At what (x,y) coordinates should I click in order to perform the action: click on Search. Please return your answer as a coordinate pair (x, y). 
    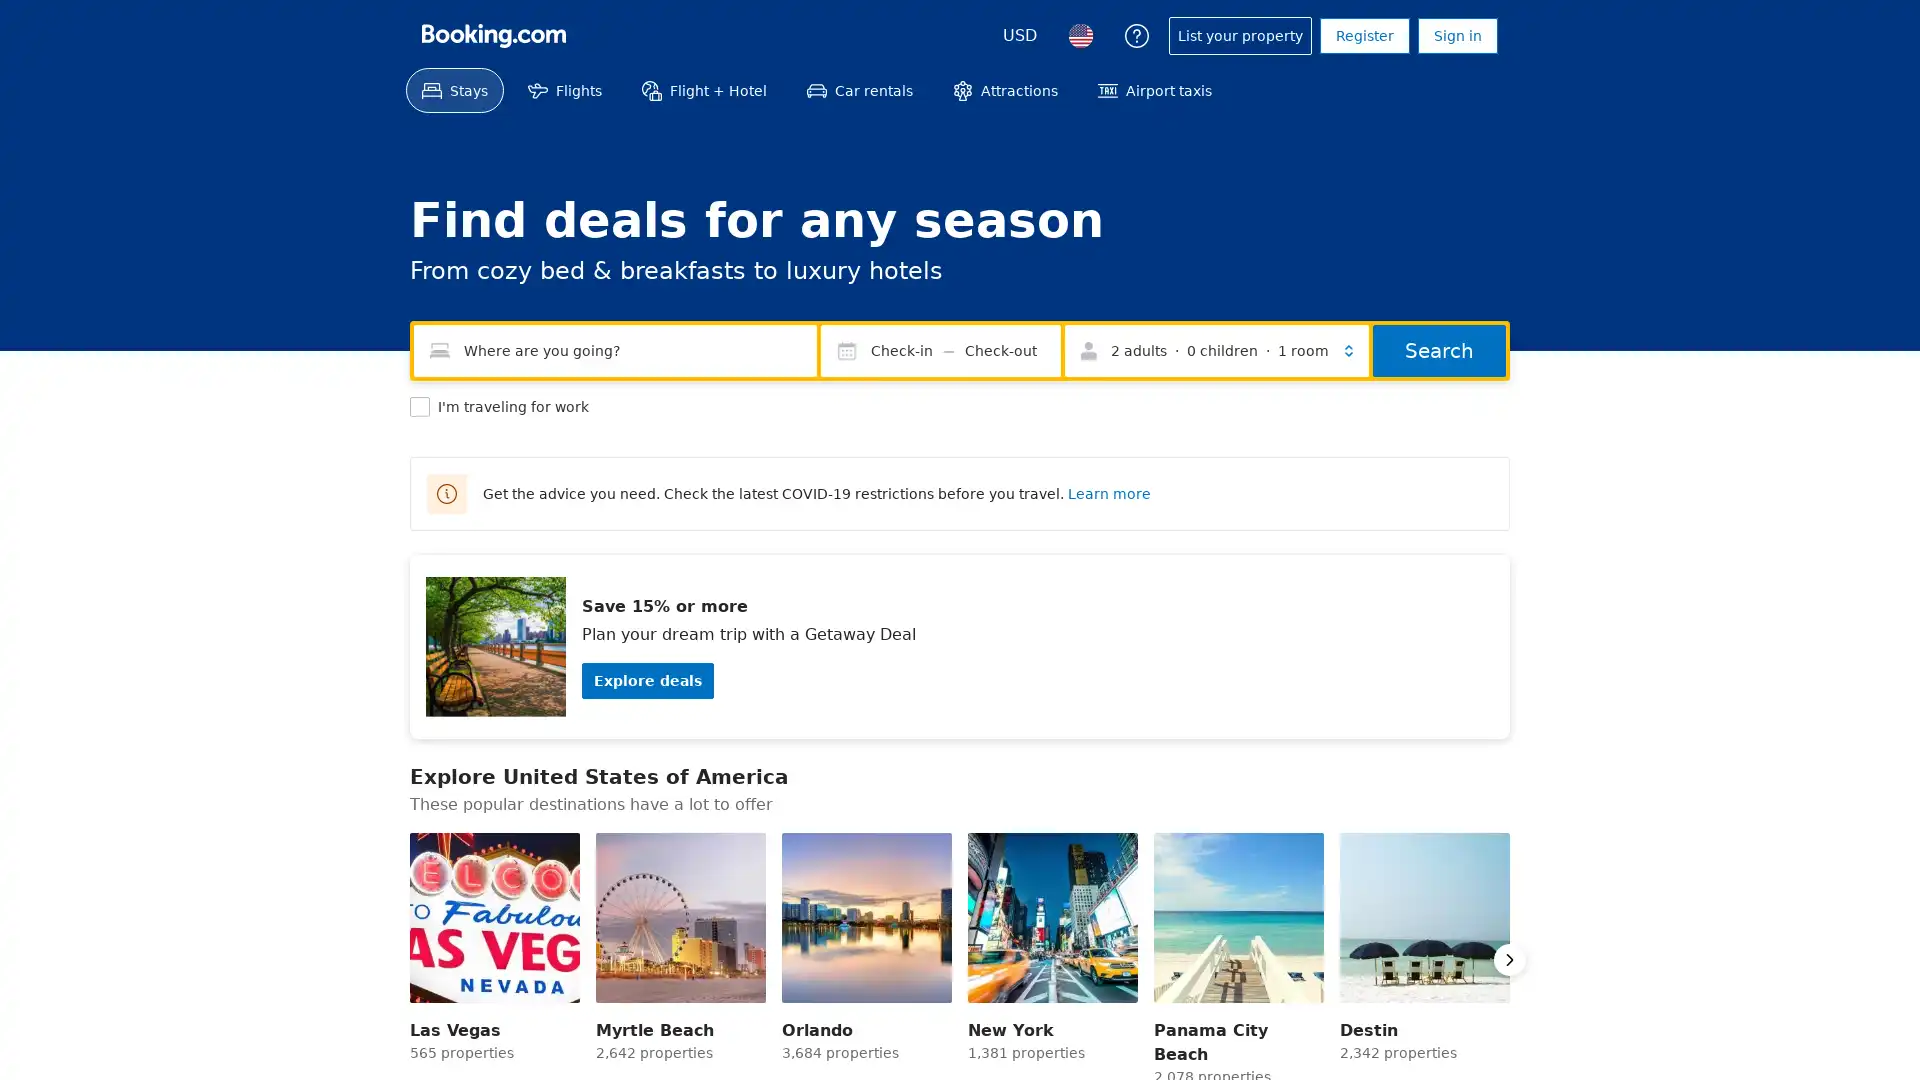
    Looking at the image, I should click on (1438, 350).